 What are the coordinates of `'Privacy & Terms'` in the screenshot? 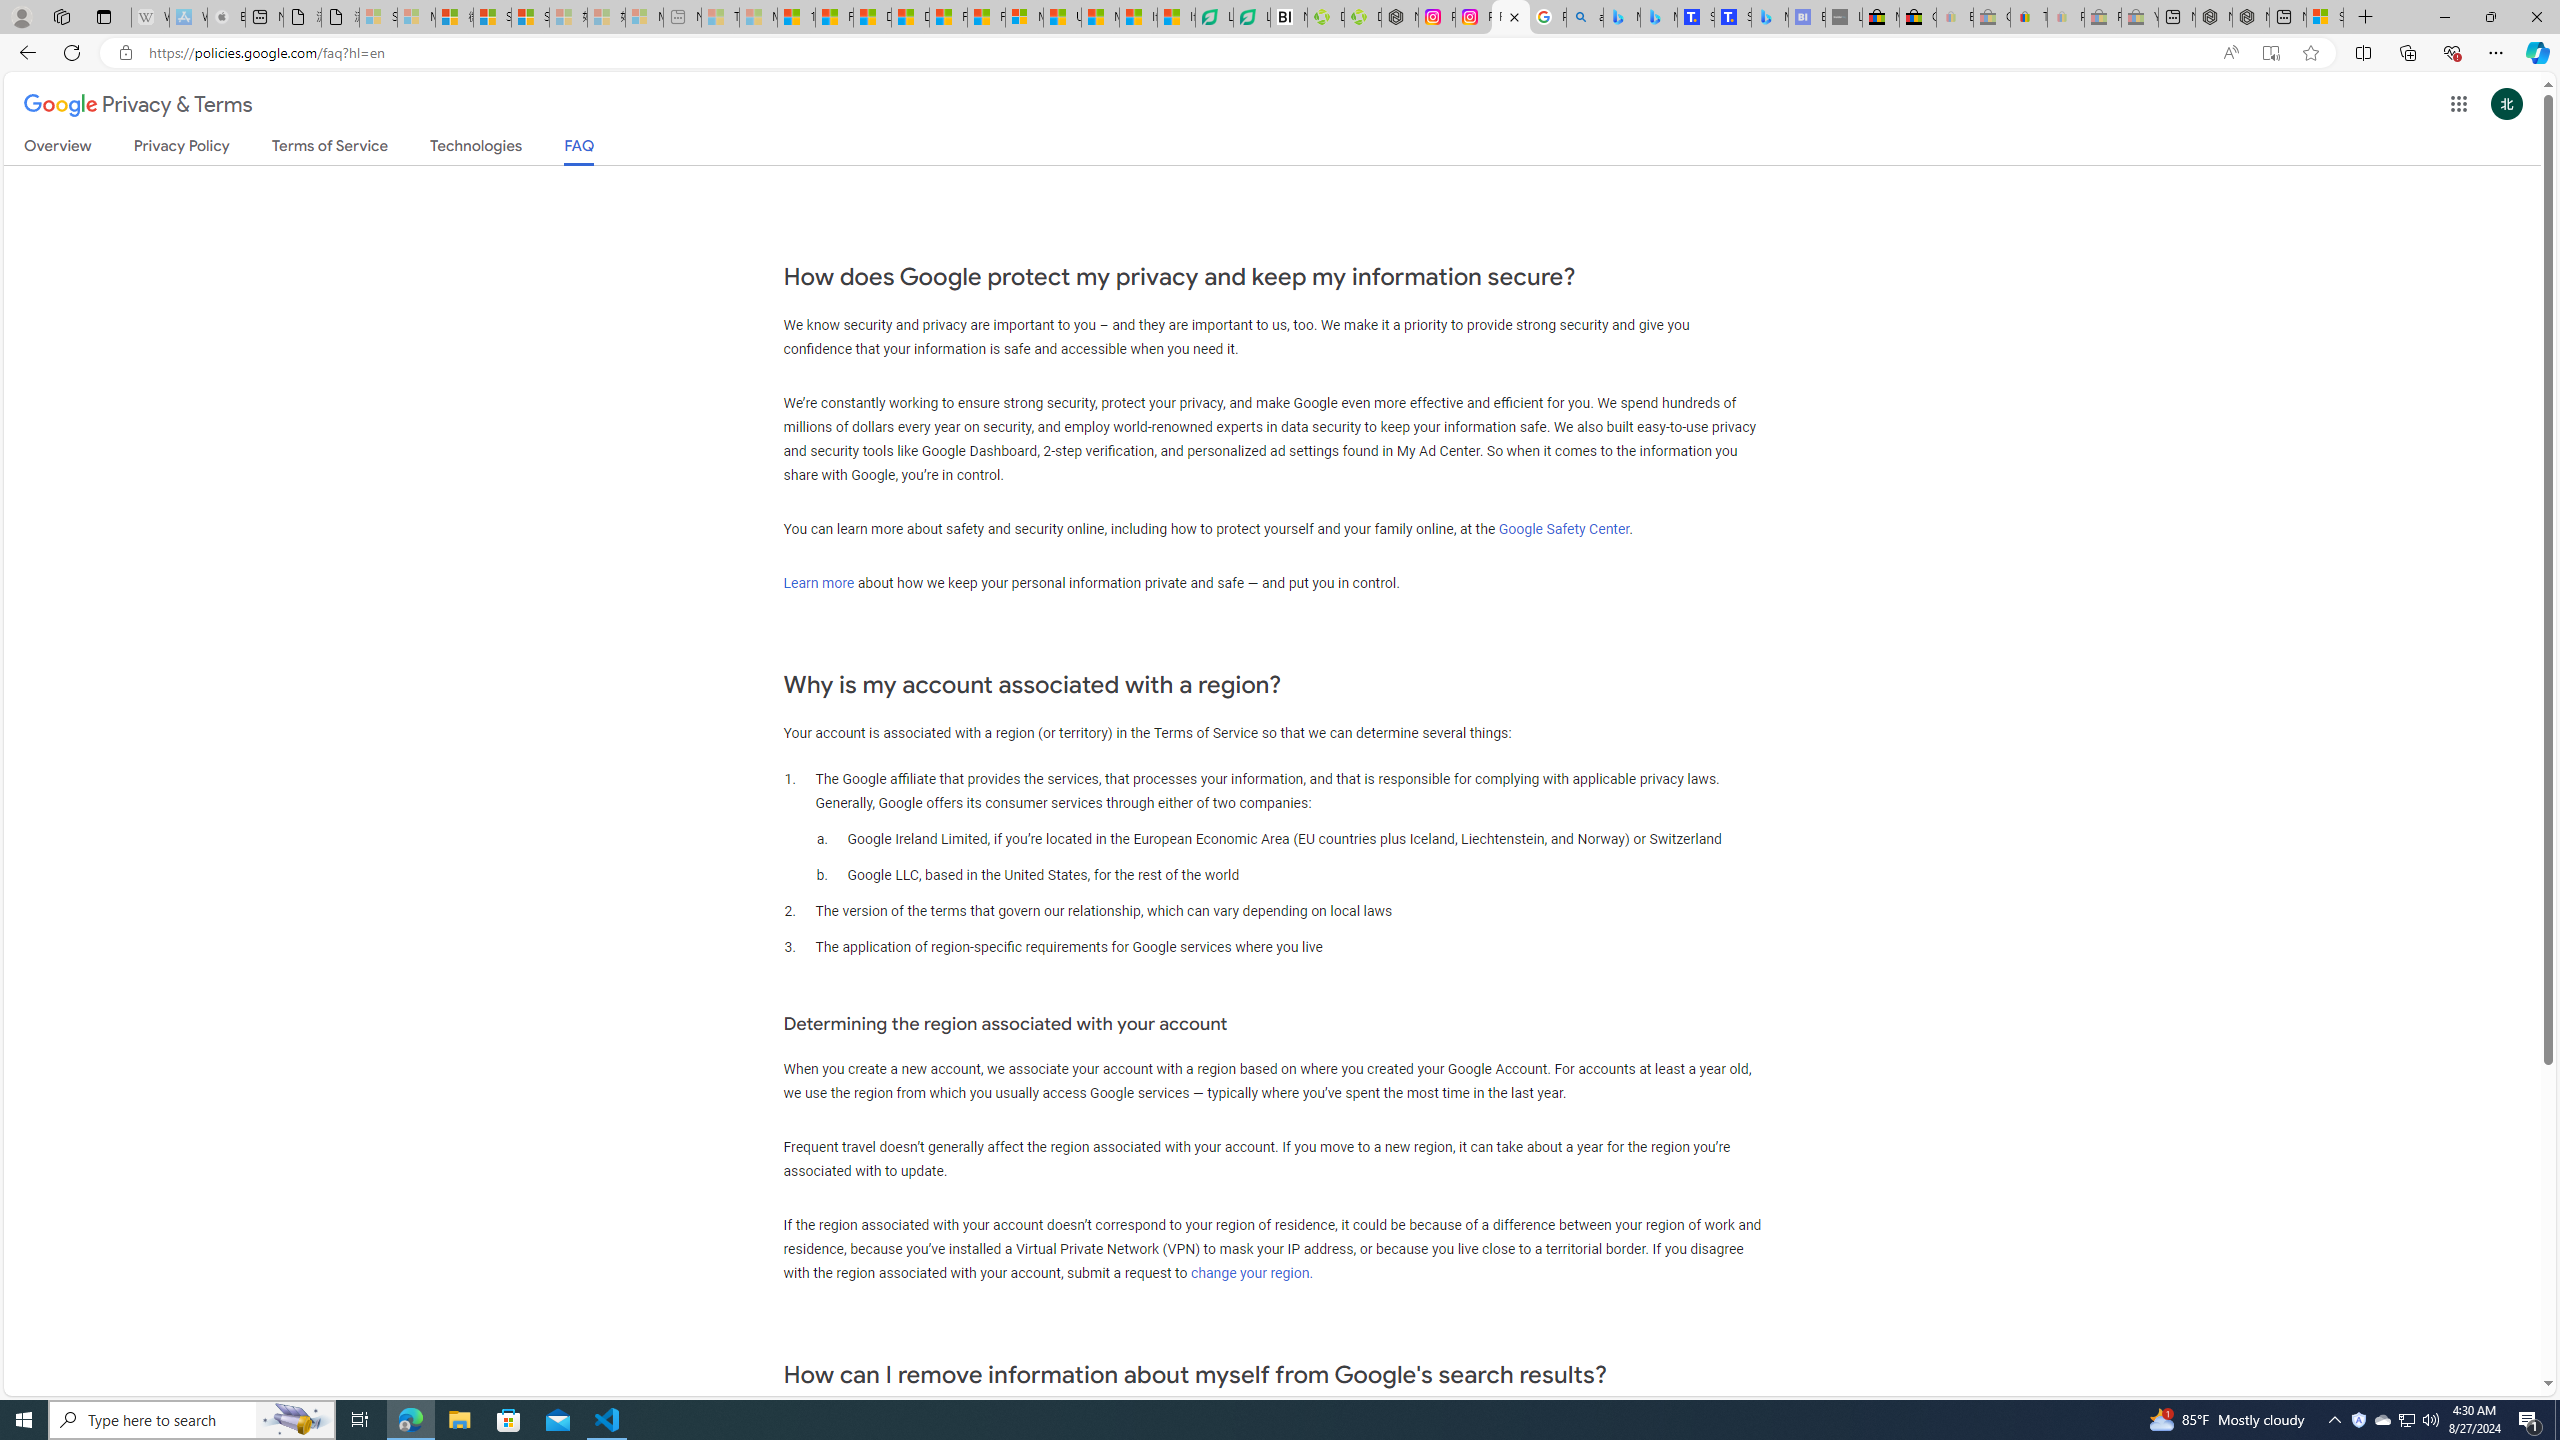 It's located at (138, 104).